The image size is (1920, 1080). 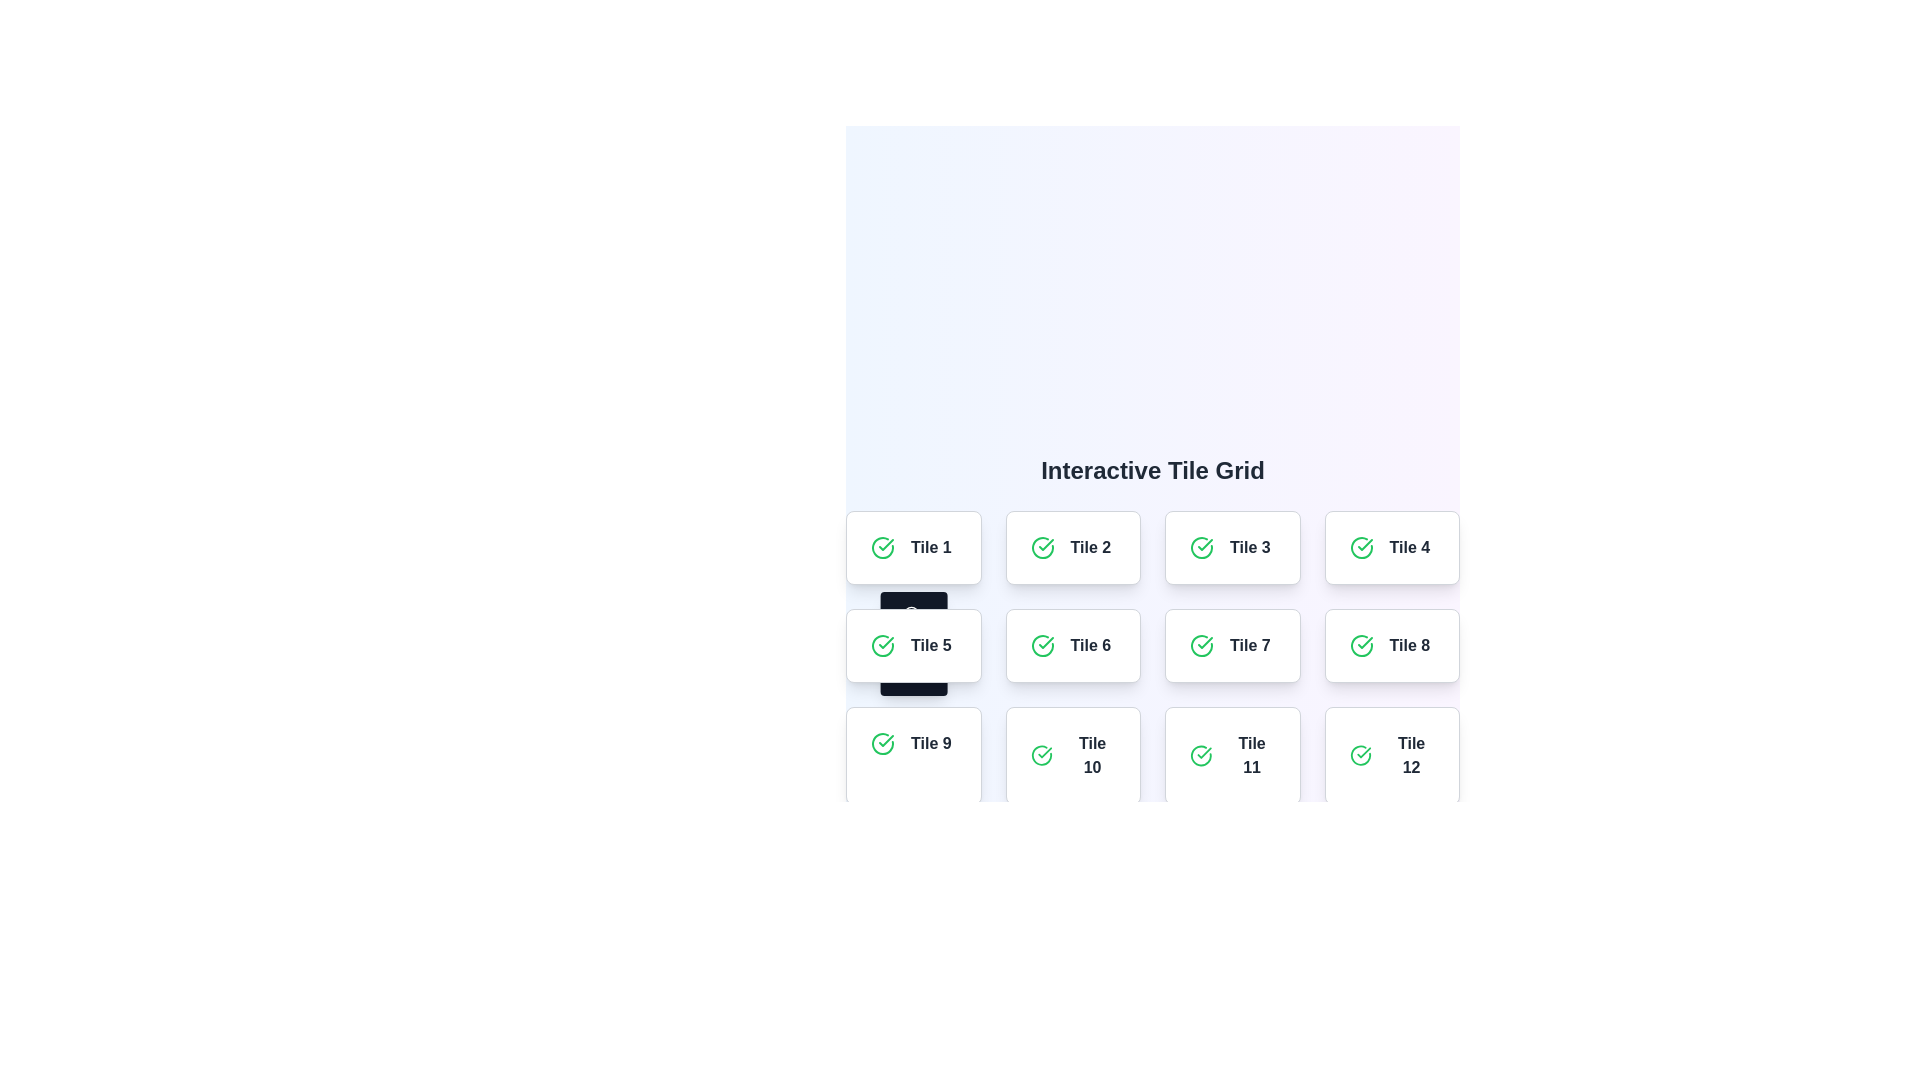 What do you see at coordinates (910, 612) in the screenshot?
I see `'info' icon element, which is a small circular outline with an 'i' in the center, located to the left of the text 'Details about Tile 1' in the tooltip above 'Tile 5'` at bounding box center [910, 612].